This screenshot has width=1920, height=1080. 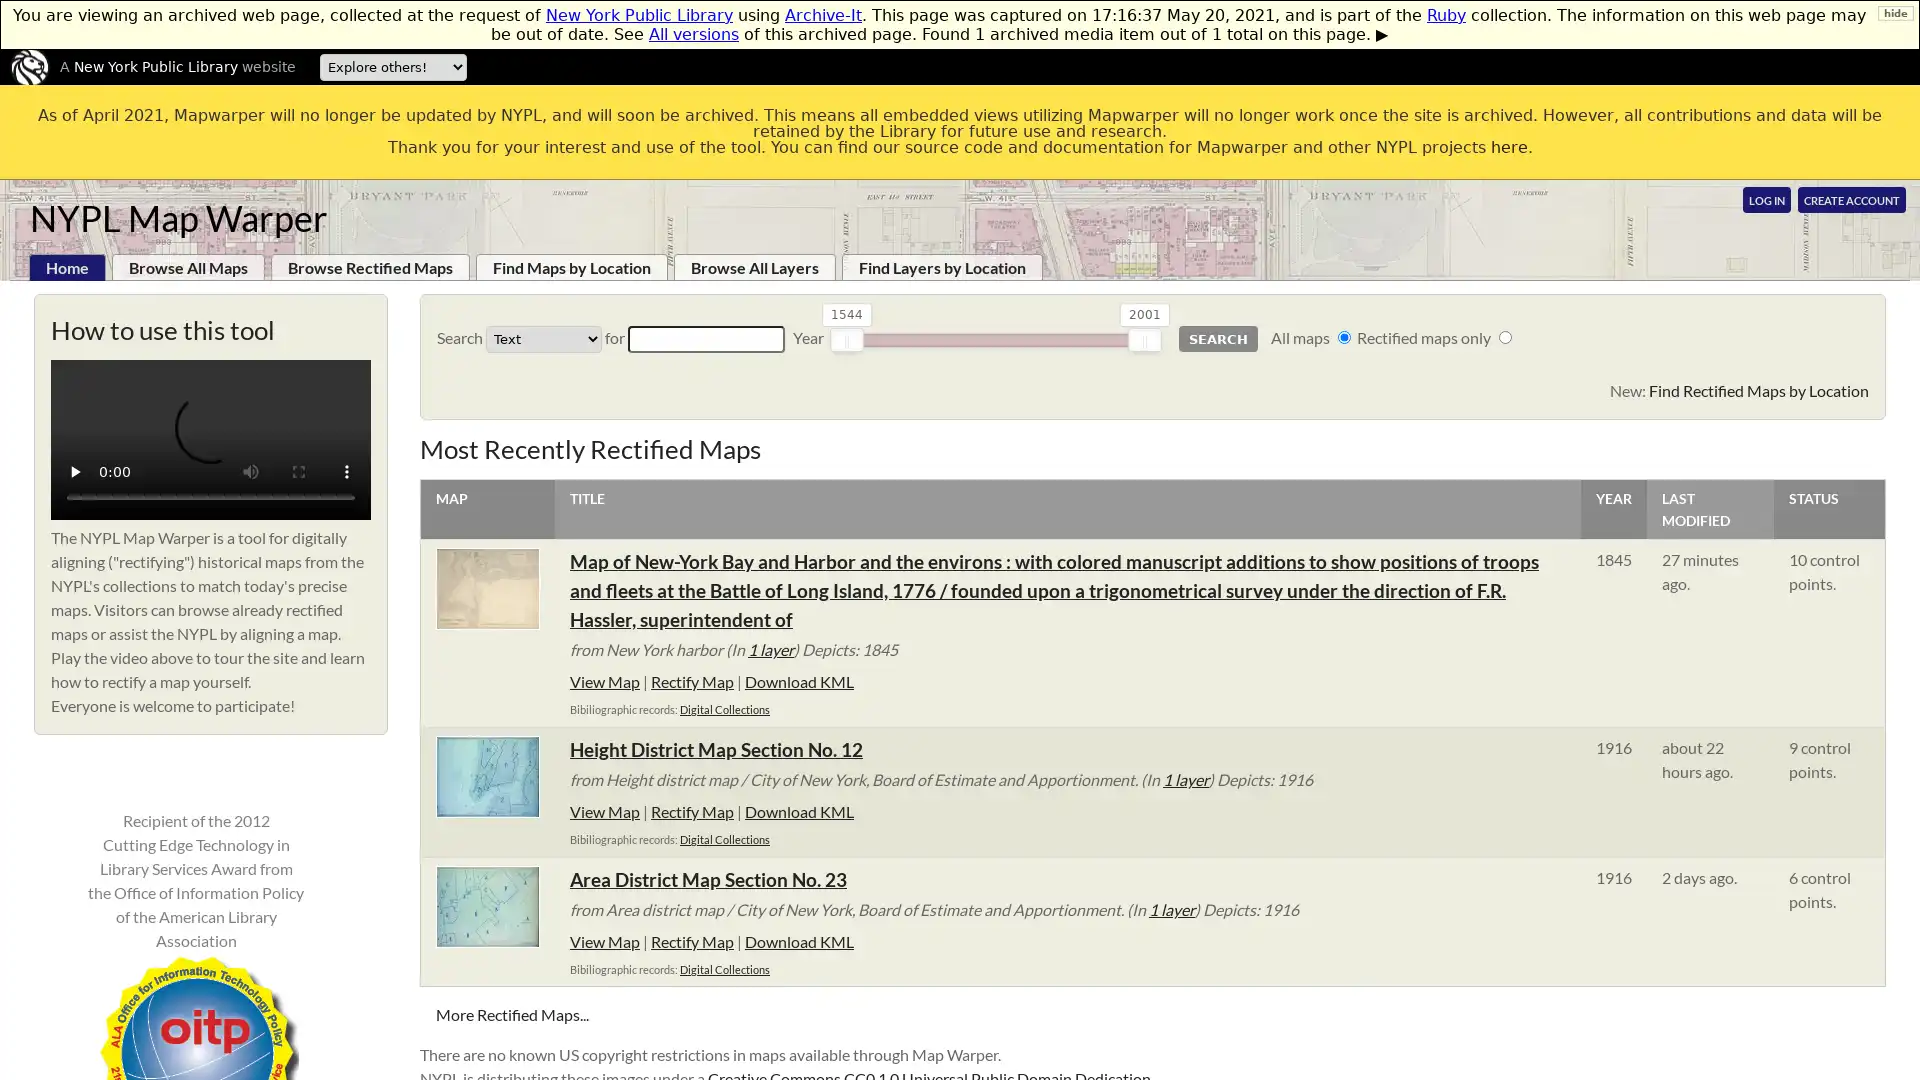 What do you see at coordinates (1216, 338) in the screenshot?
I see `Search` at bounding box center [1216, 338].